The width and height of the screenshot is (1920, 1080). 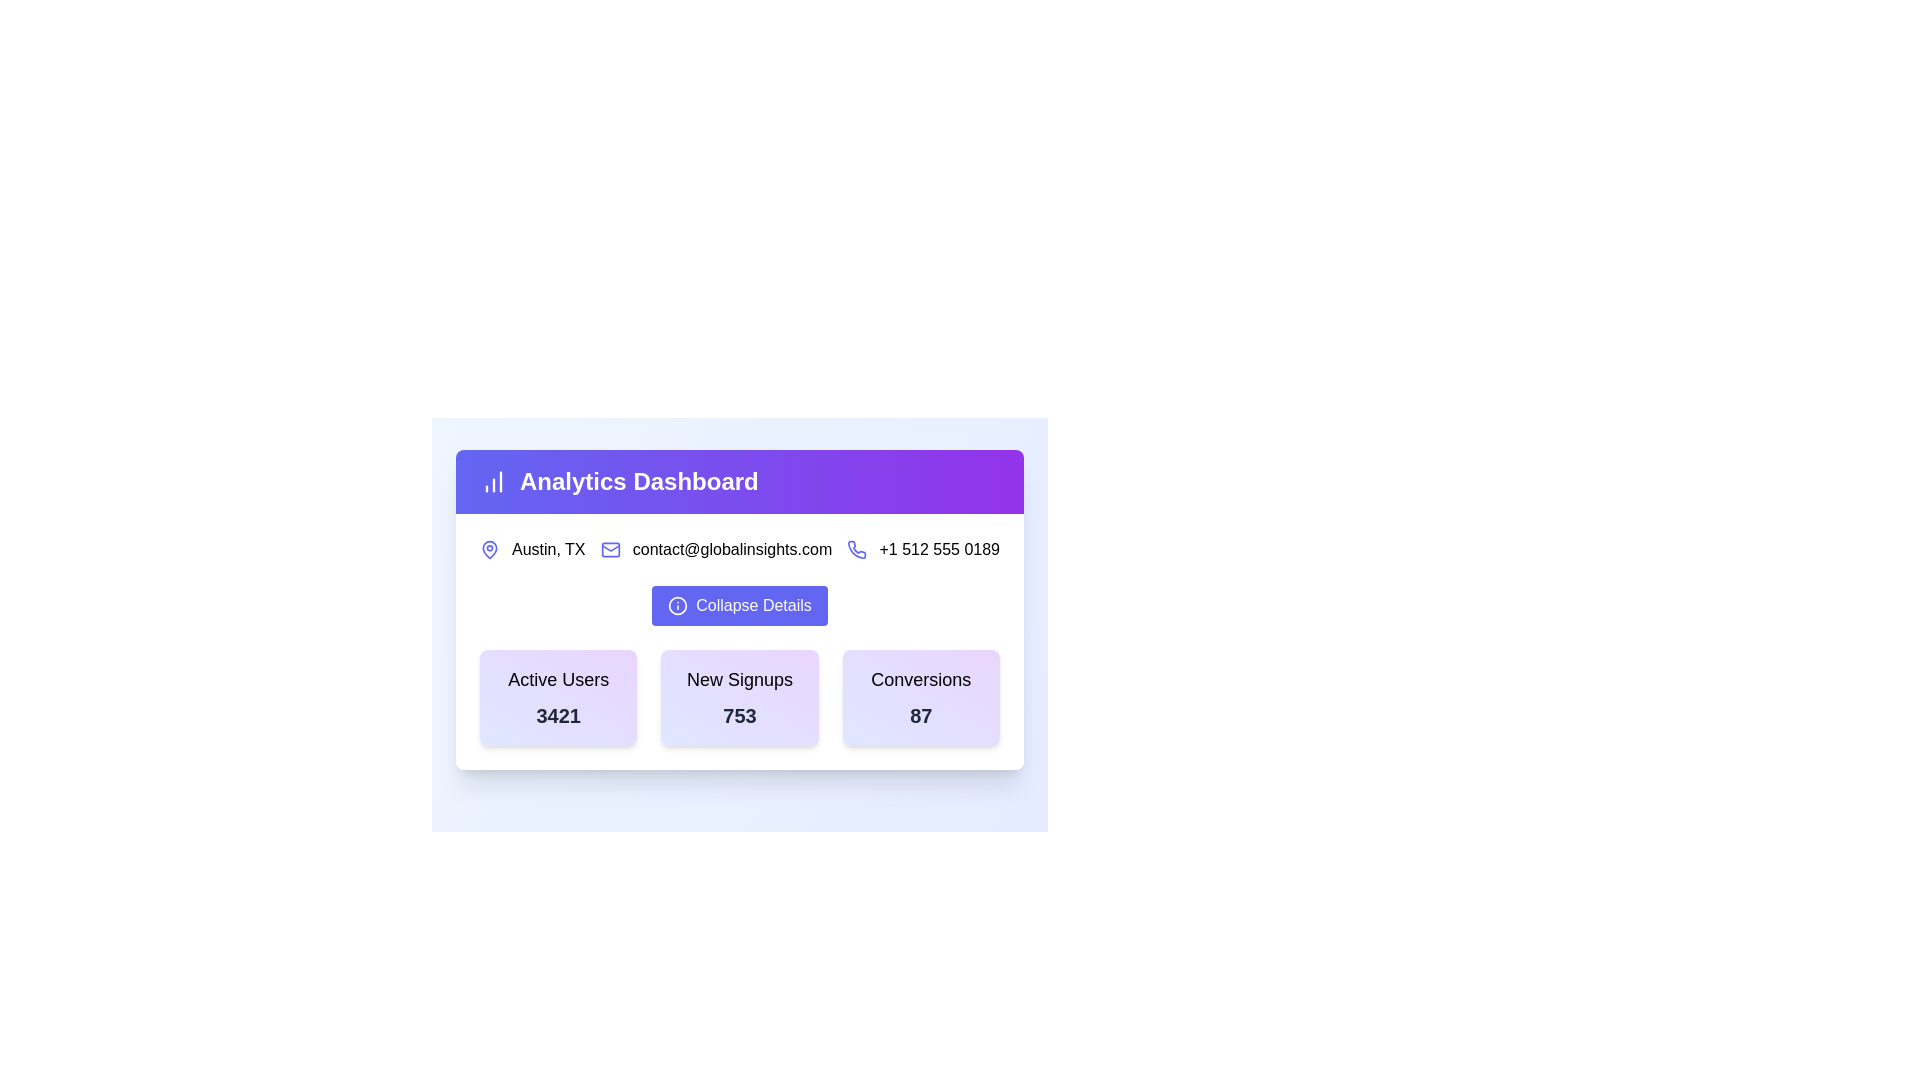 I want to click on the 'Conversions' static informational panel, which features a gradient background and displays the number '87' in bold uppercase, located at the bottom-right corner of the grid layout, so click(x=920, y=697).